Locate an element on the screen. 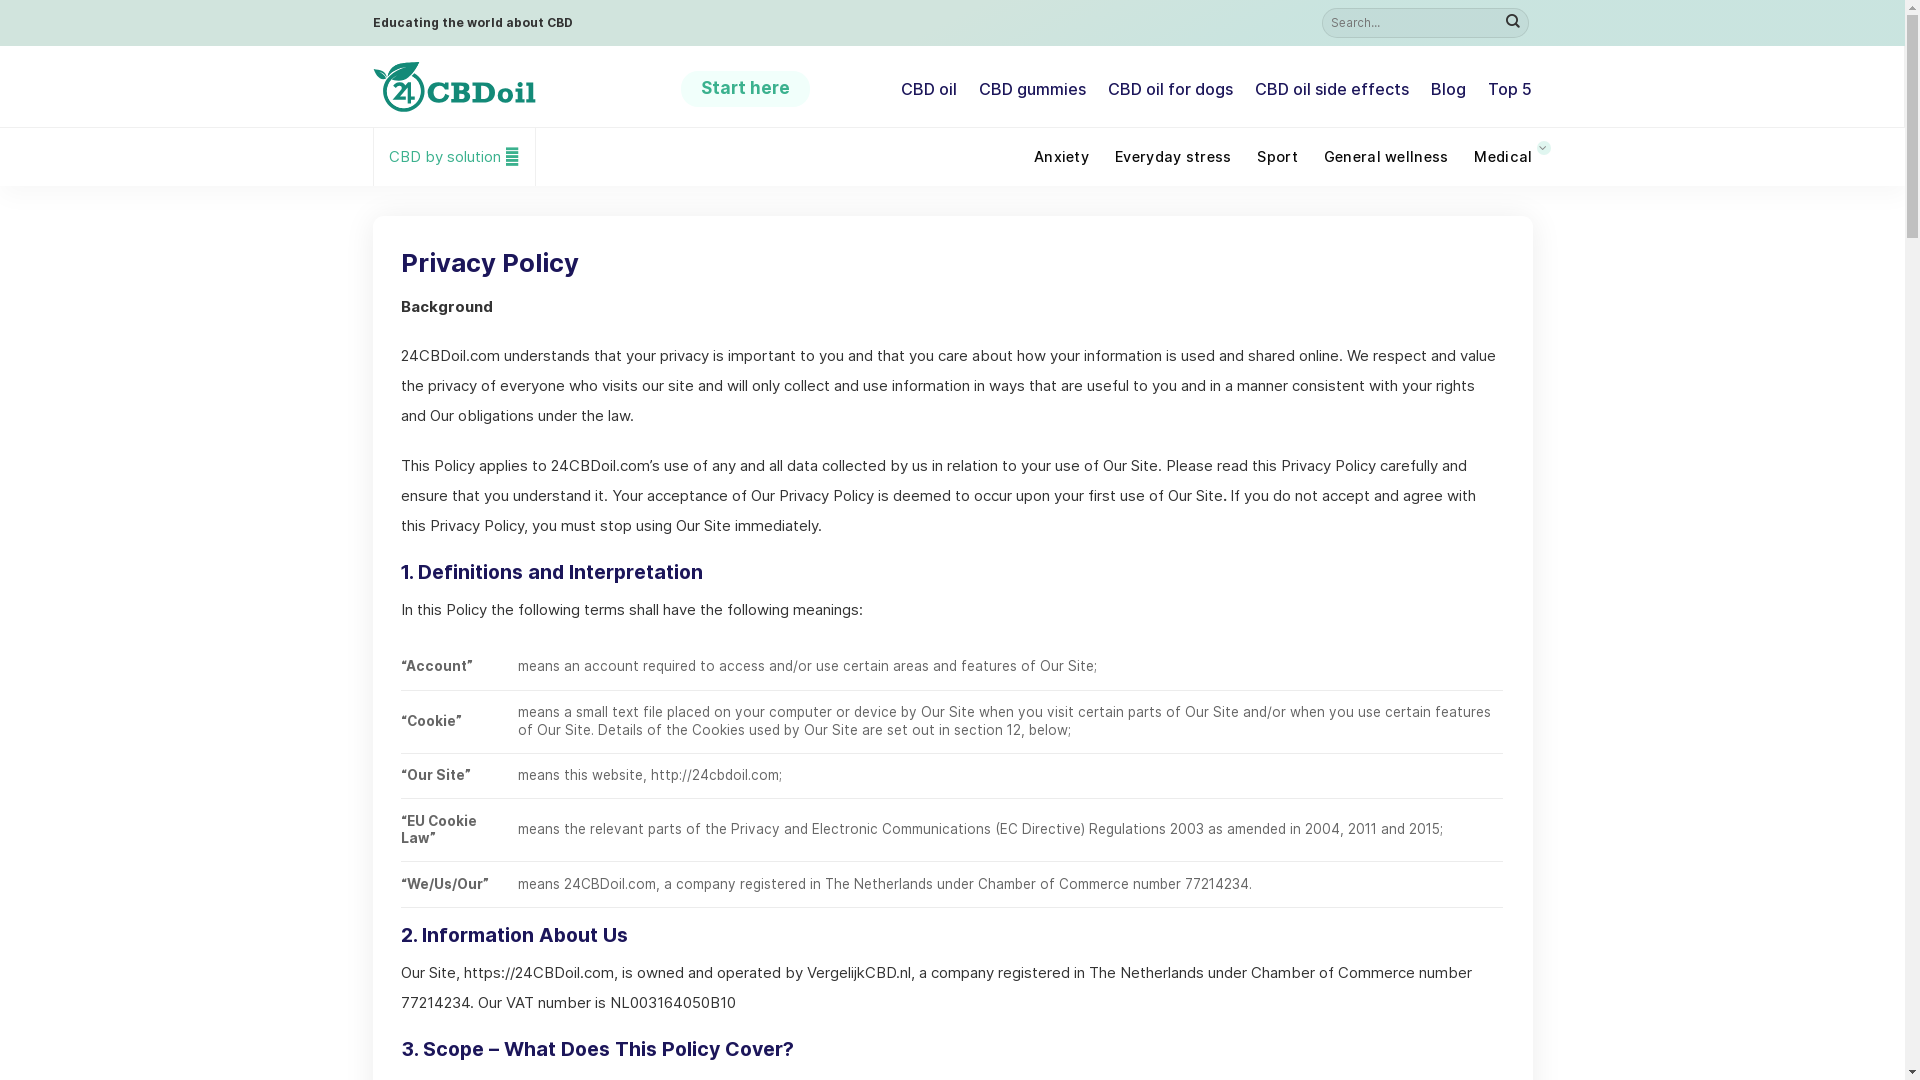 The width and height of the screenshot is (1920, 1080). 'Medical' is located at coordinates (1502, 156).